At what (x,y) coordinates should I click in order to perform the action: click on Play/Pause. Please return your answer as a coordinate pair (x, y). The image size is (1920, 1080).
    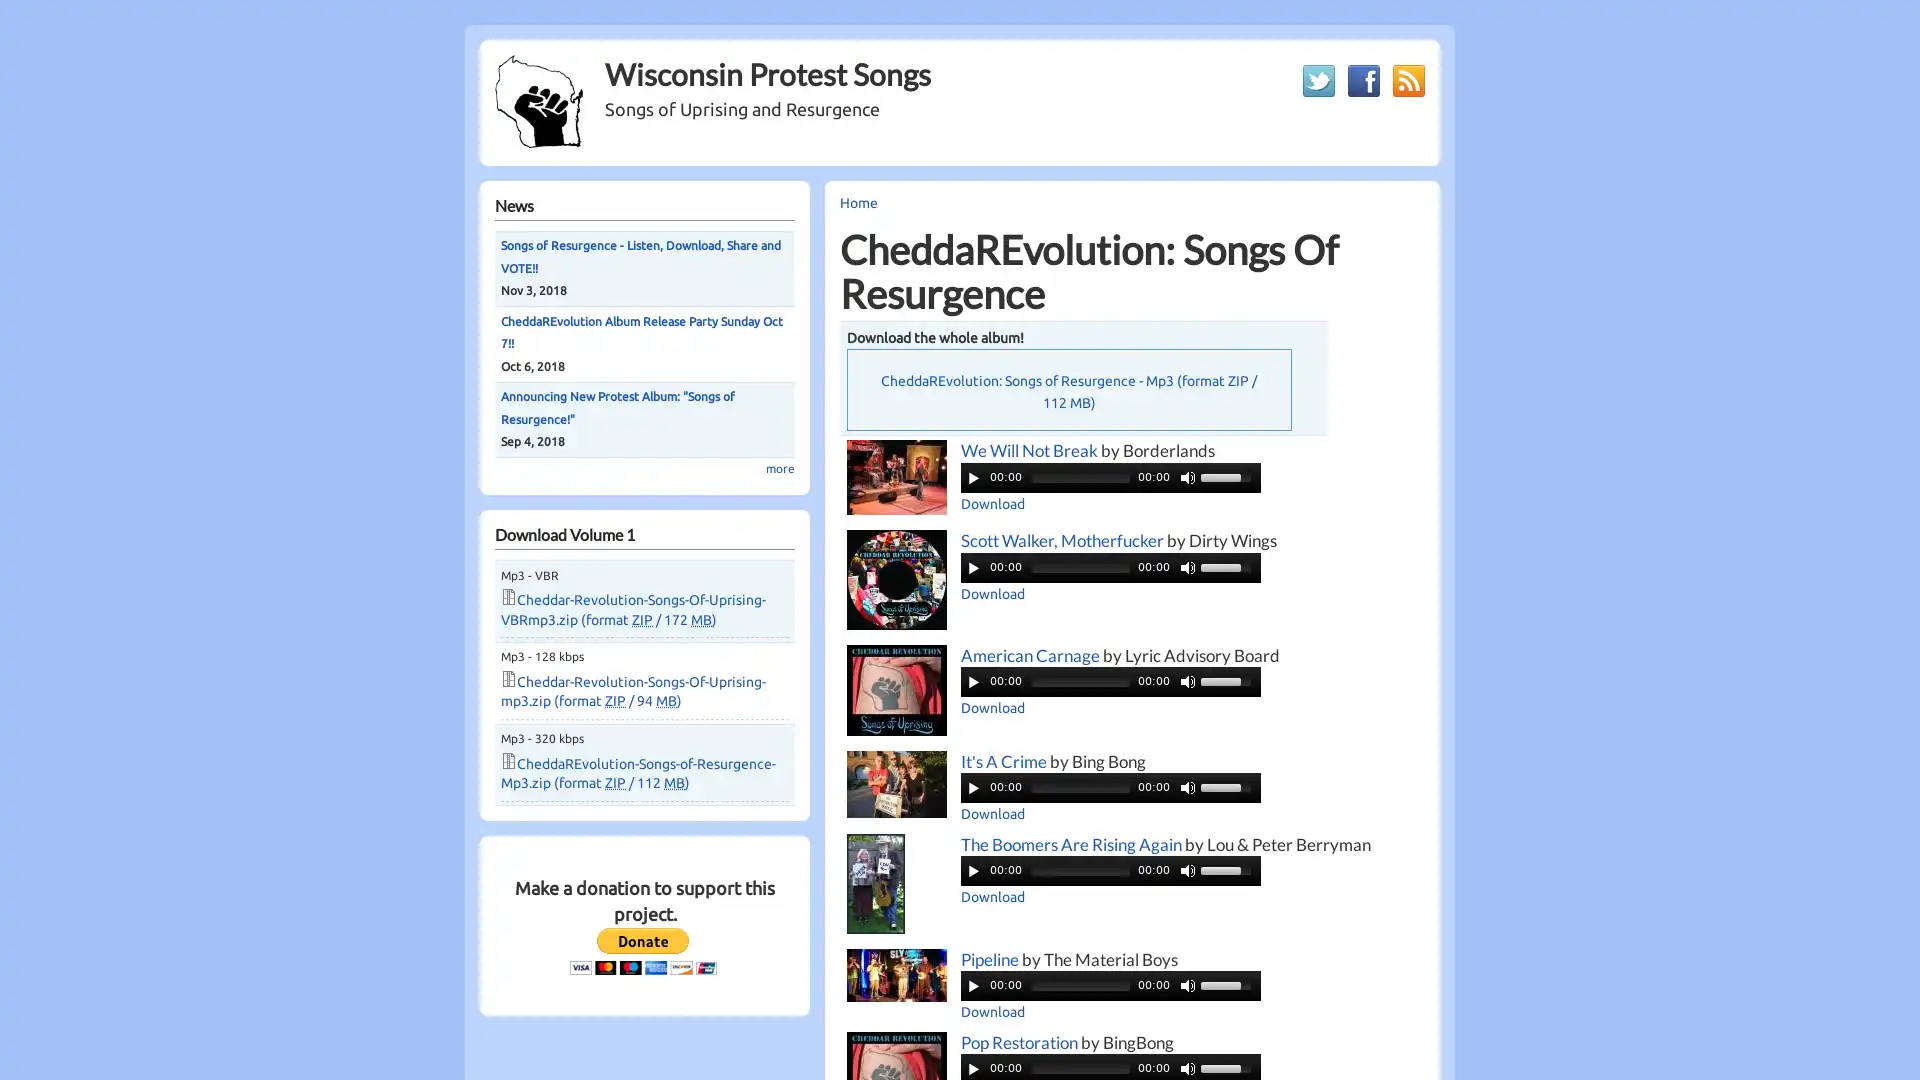
    Looking at the image, I should click on (974, 786).